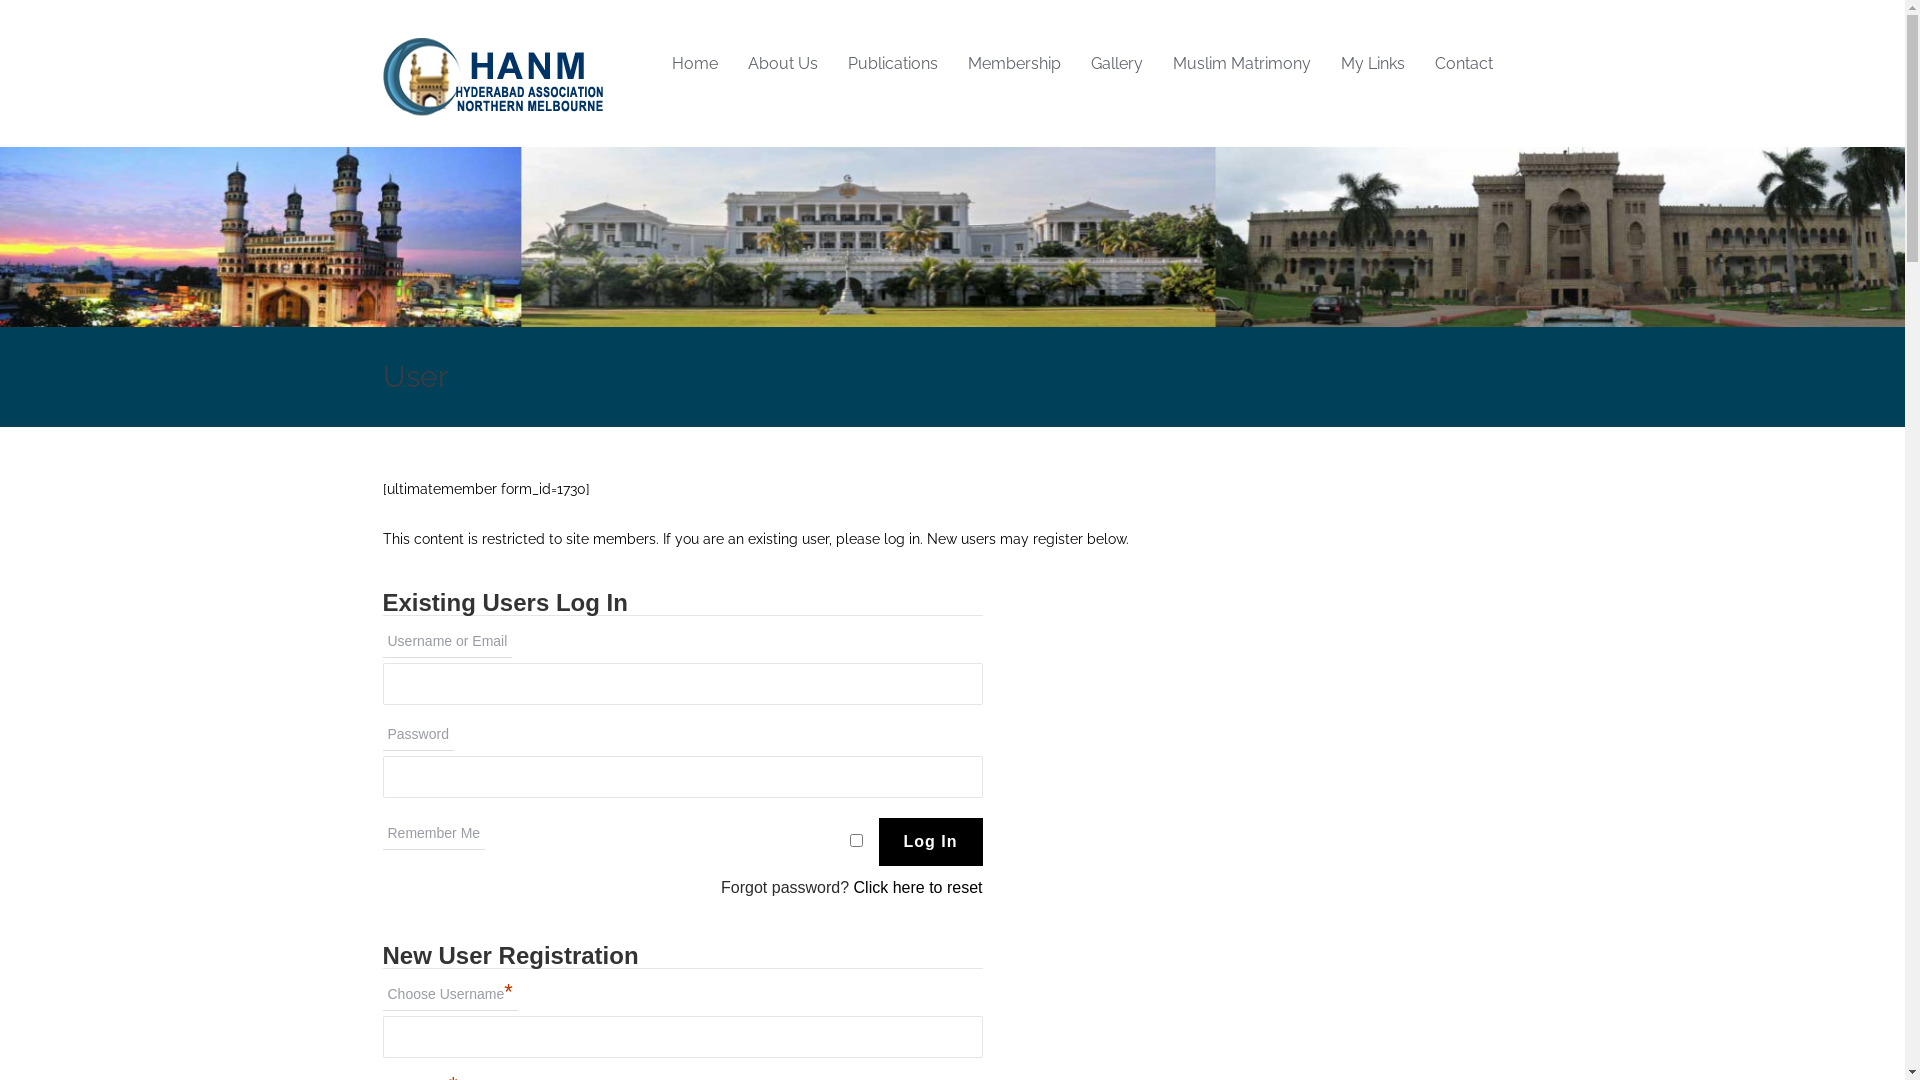  What do you see at coordinates (1464, 63) in the screenshot?
I see `'Contact'` at bounding box center [1464, 63].